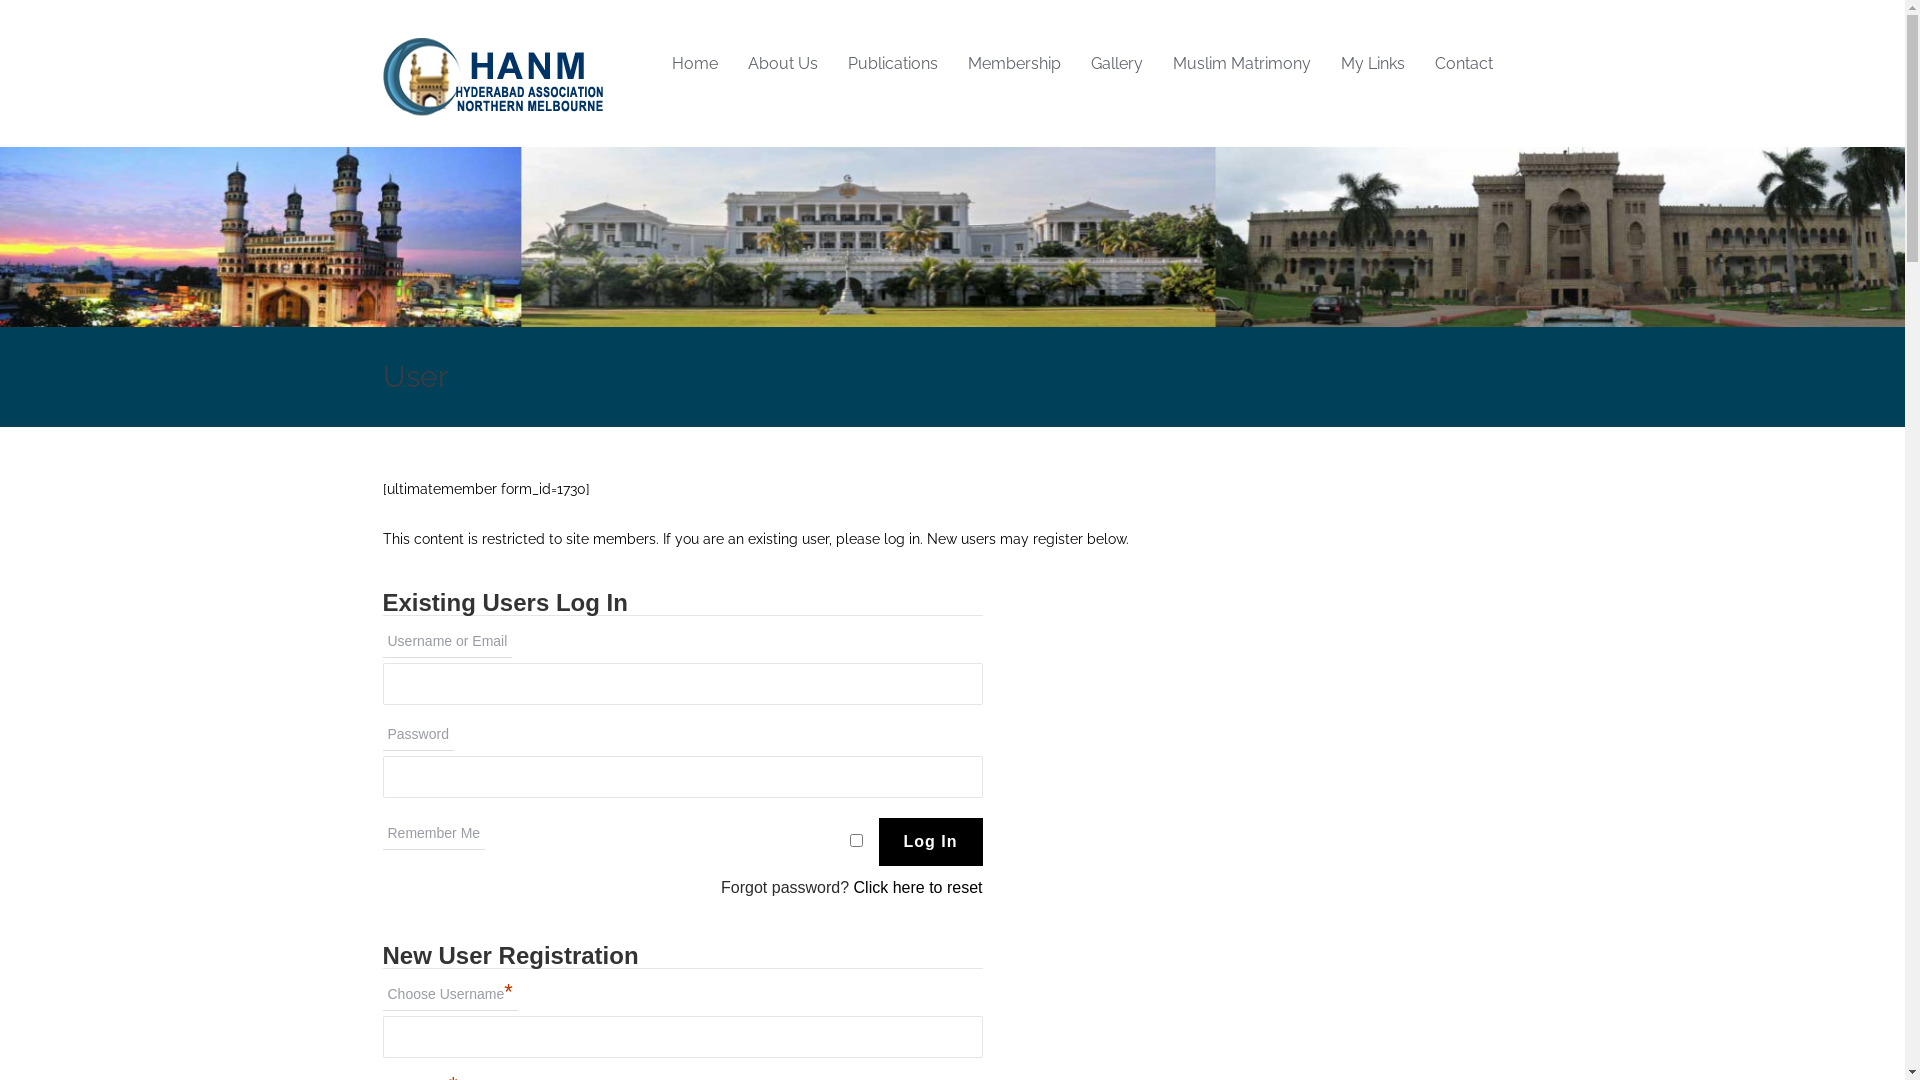  What do you see at coordinates (1464, 63) in the screenshot?
I see `'Contact'` at bounding box center [1464, 63].